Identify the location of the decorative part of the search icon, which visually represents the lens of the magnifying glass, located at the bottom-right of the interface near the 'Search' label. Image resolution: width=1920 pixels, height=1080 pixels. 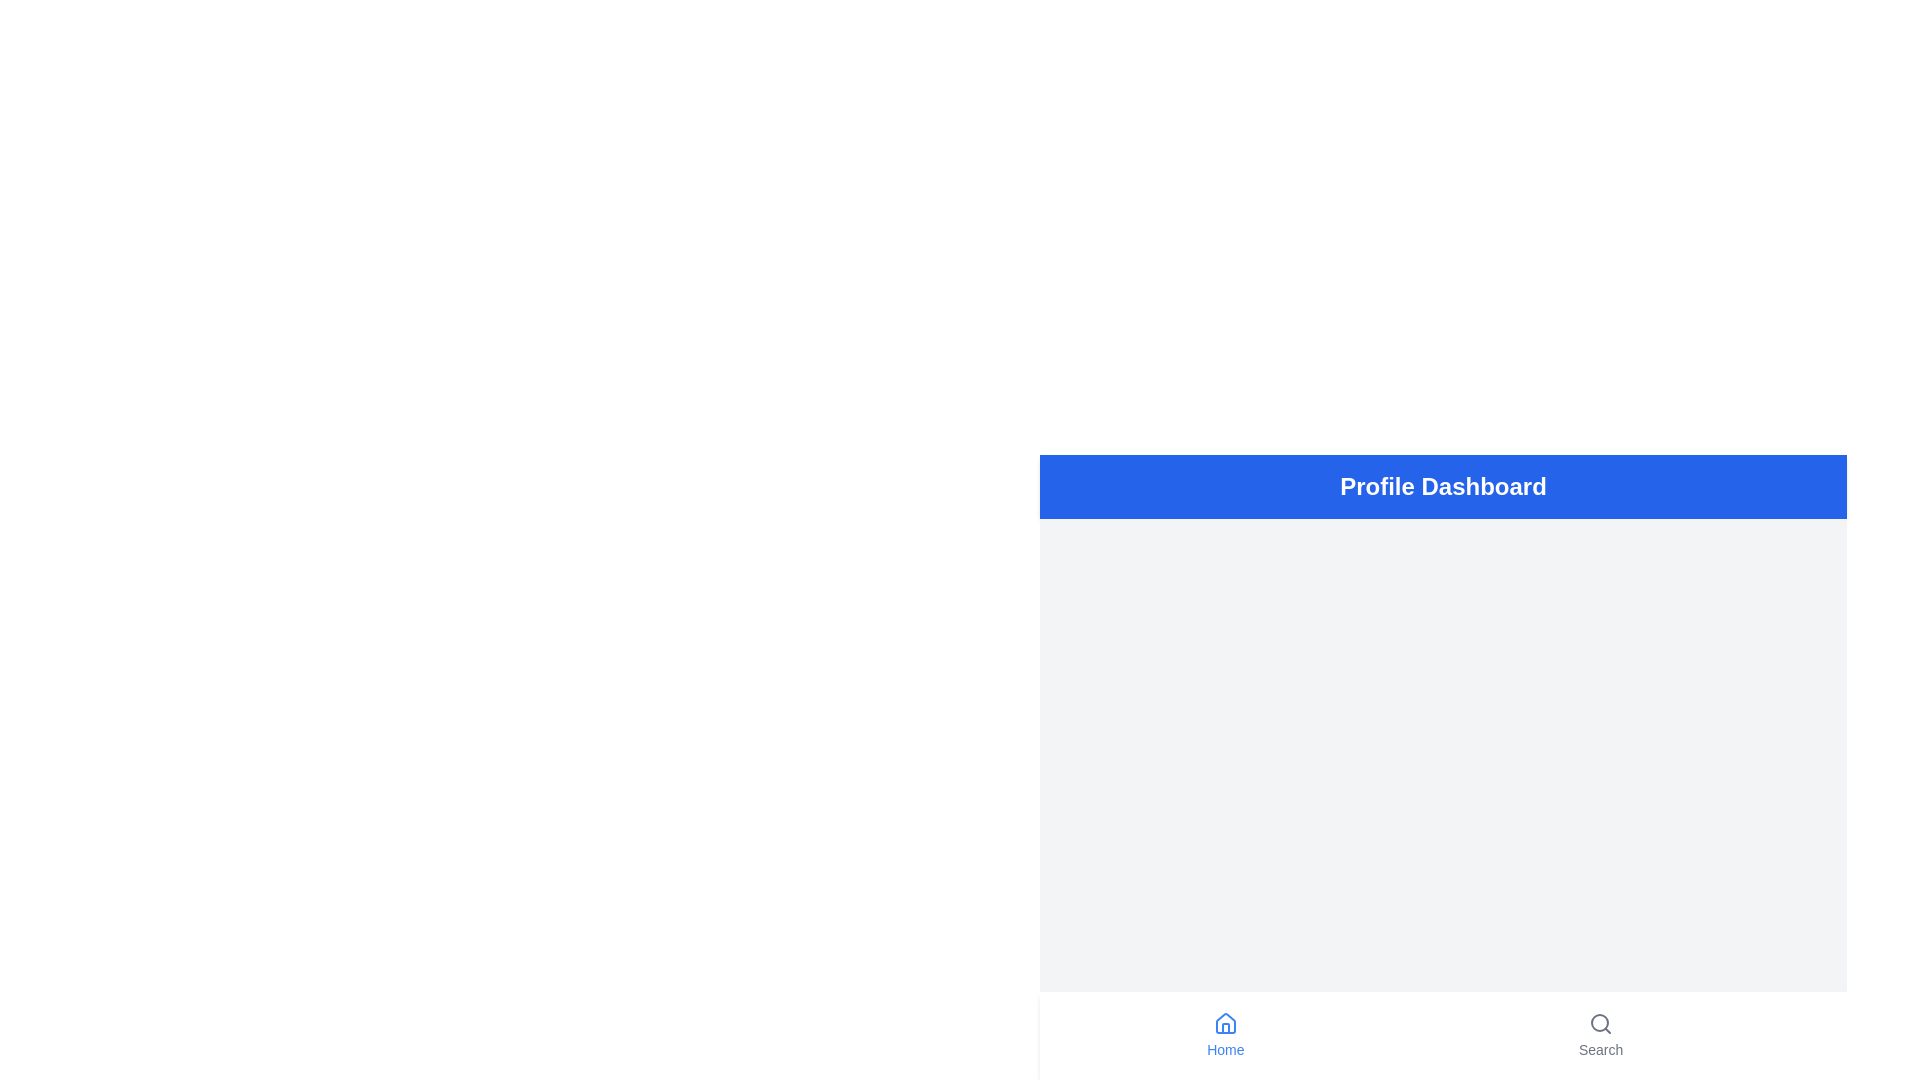
(1600, 1022).